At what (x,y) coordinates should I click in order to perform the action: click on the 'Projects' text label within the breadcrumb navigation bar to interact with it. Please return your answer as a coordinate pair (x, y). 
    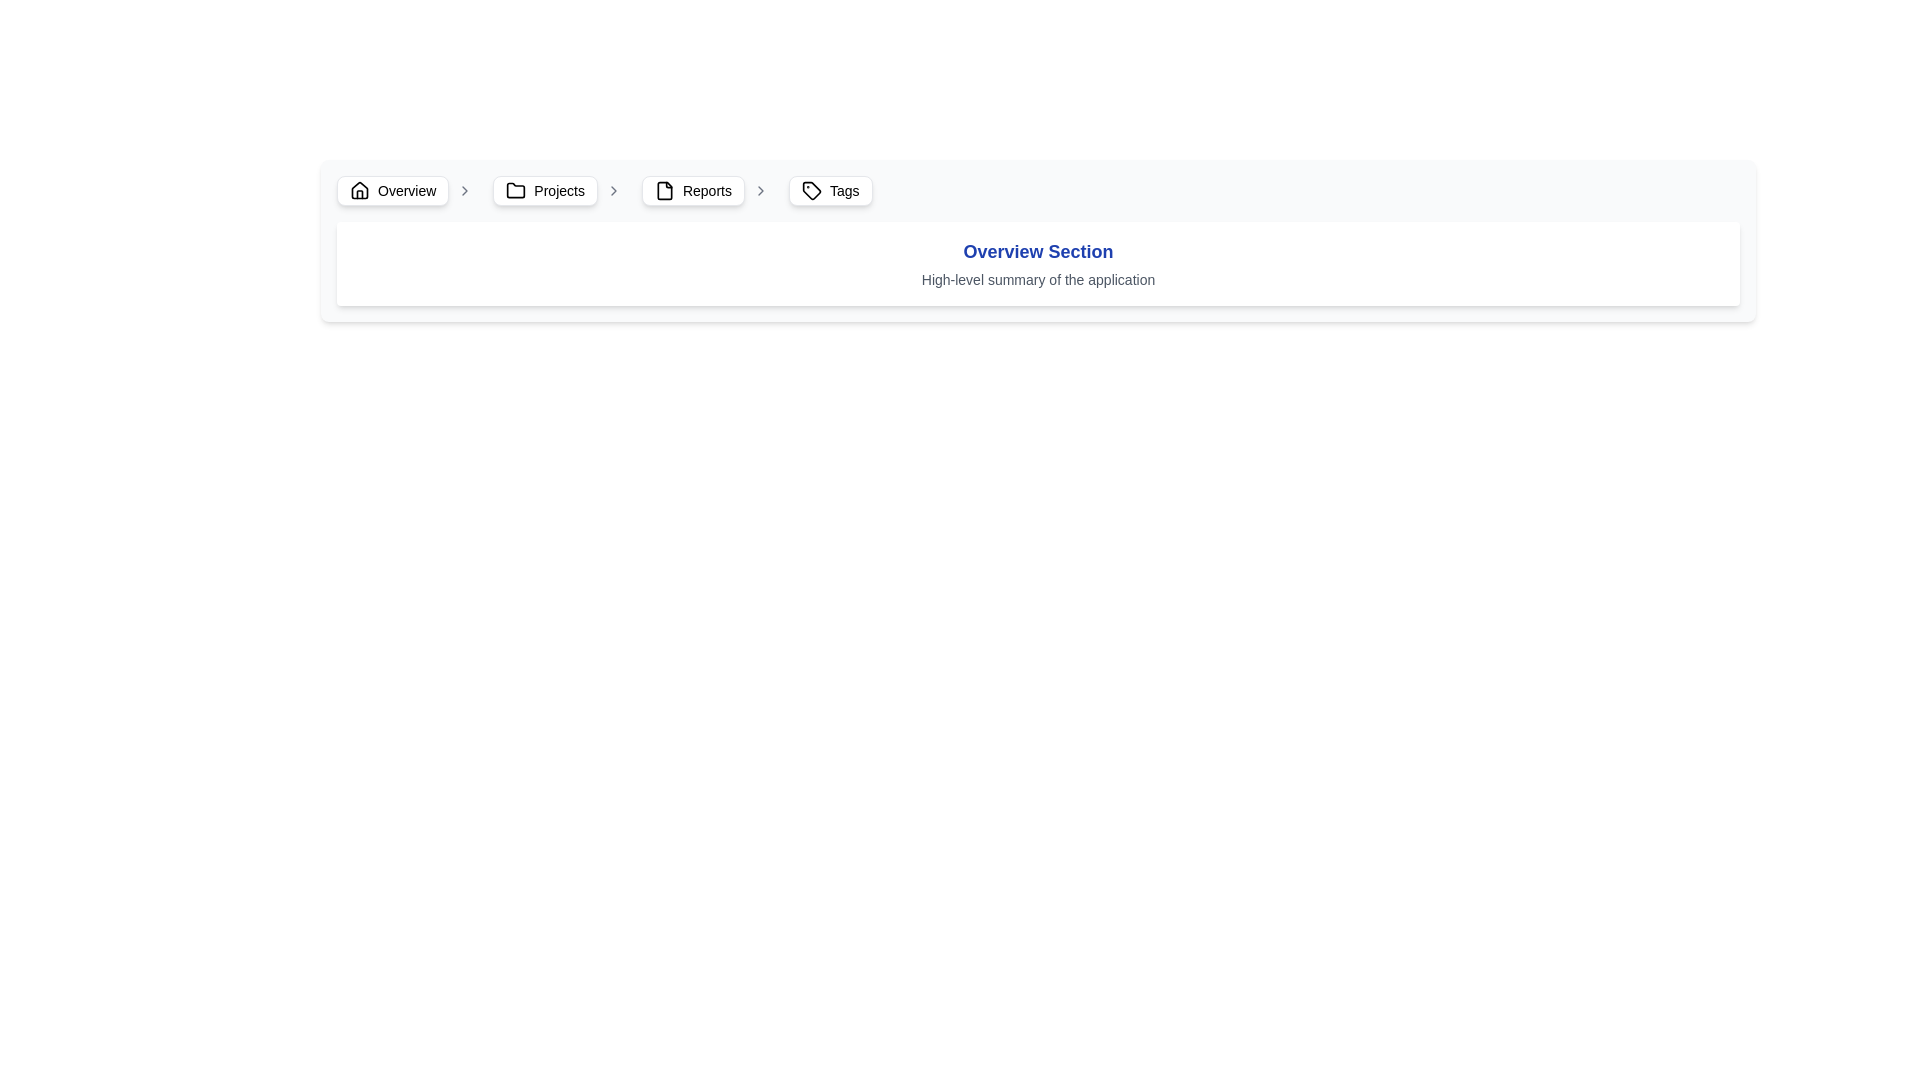
    Looking at the image, I should click on (559, 191).